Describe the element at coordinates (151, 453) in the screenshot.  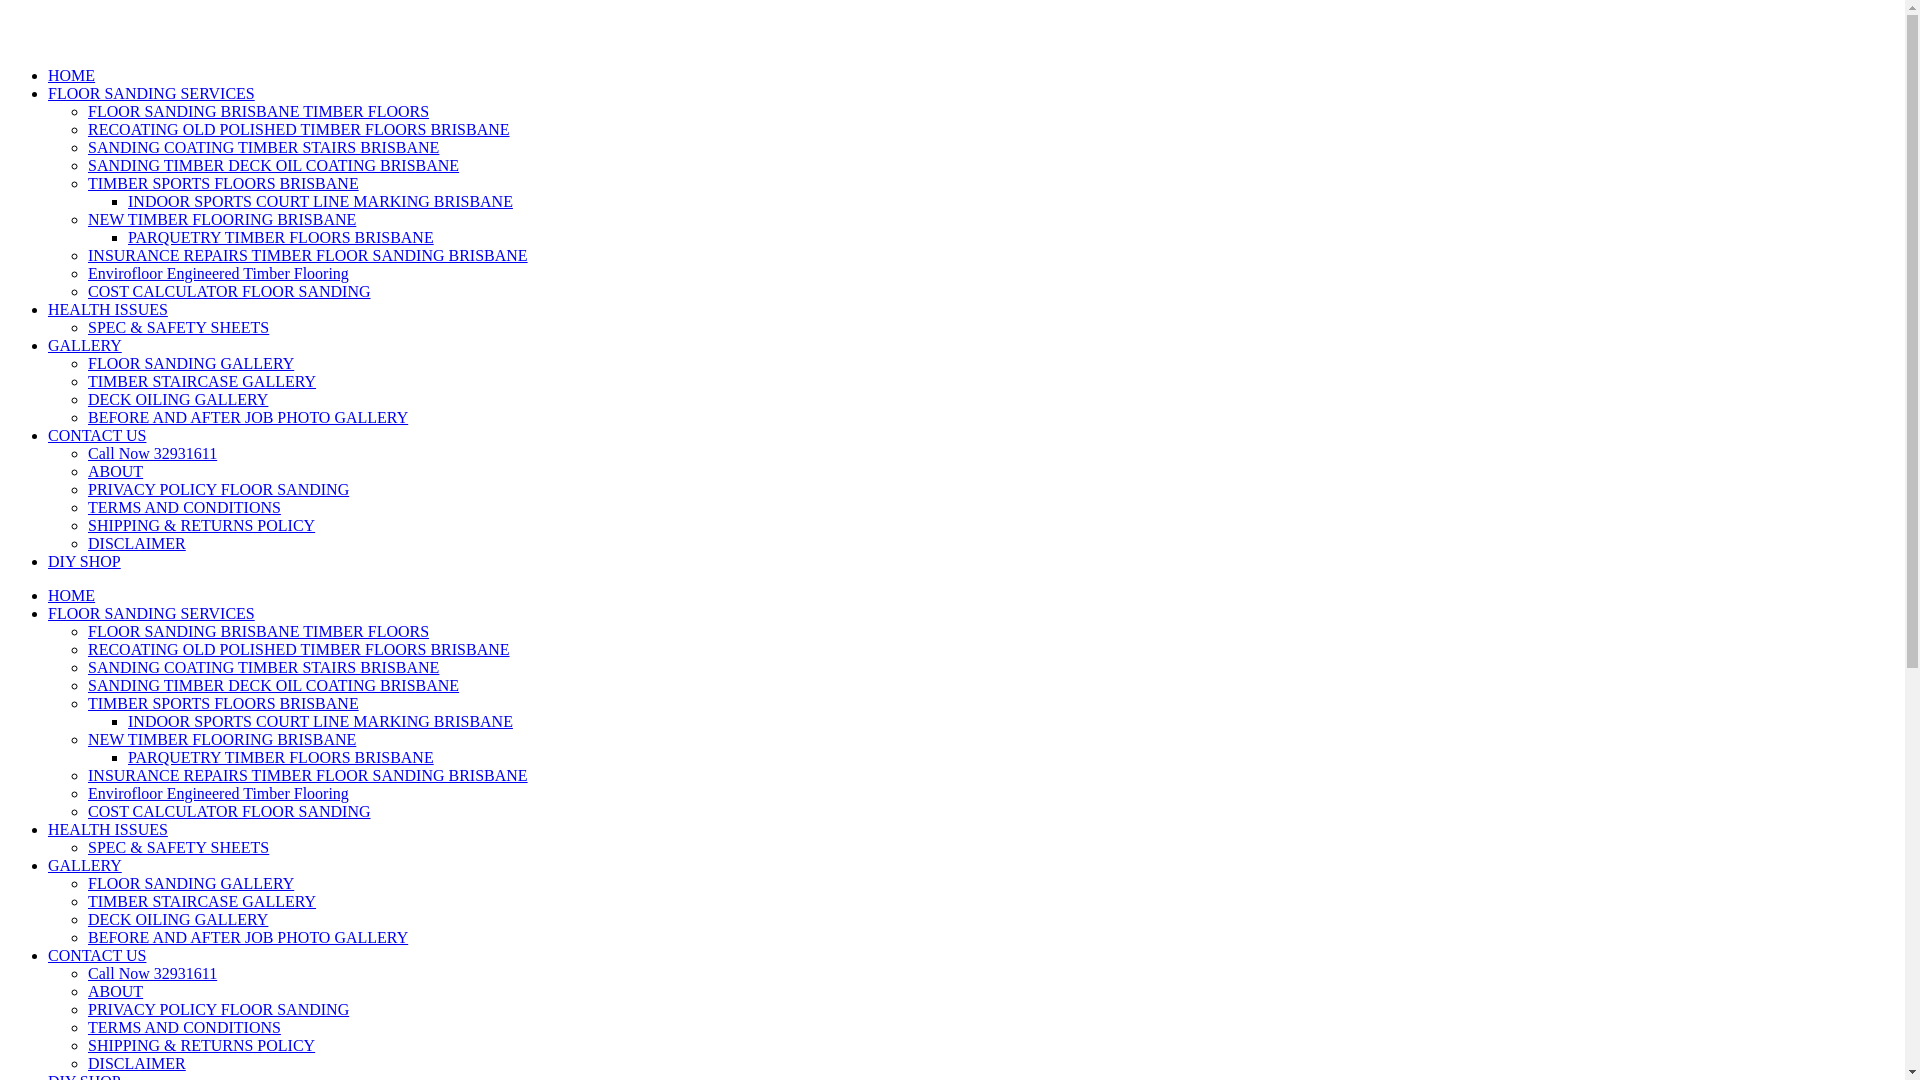
I see `'Call Now 32931611'` at that location.